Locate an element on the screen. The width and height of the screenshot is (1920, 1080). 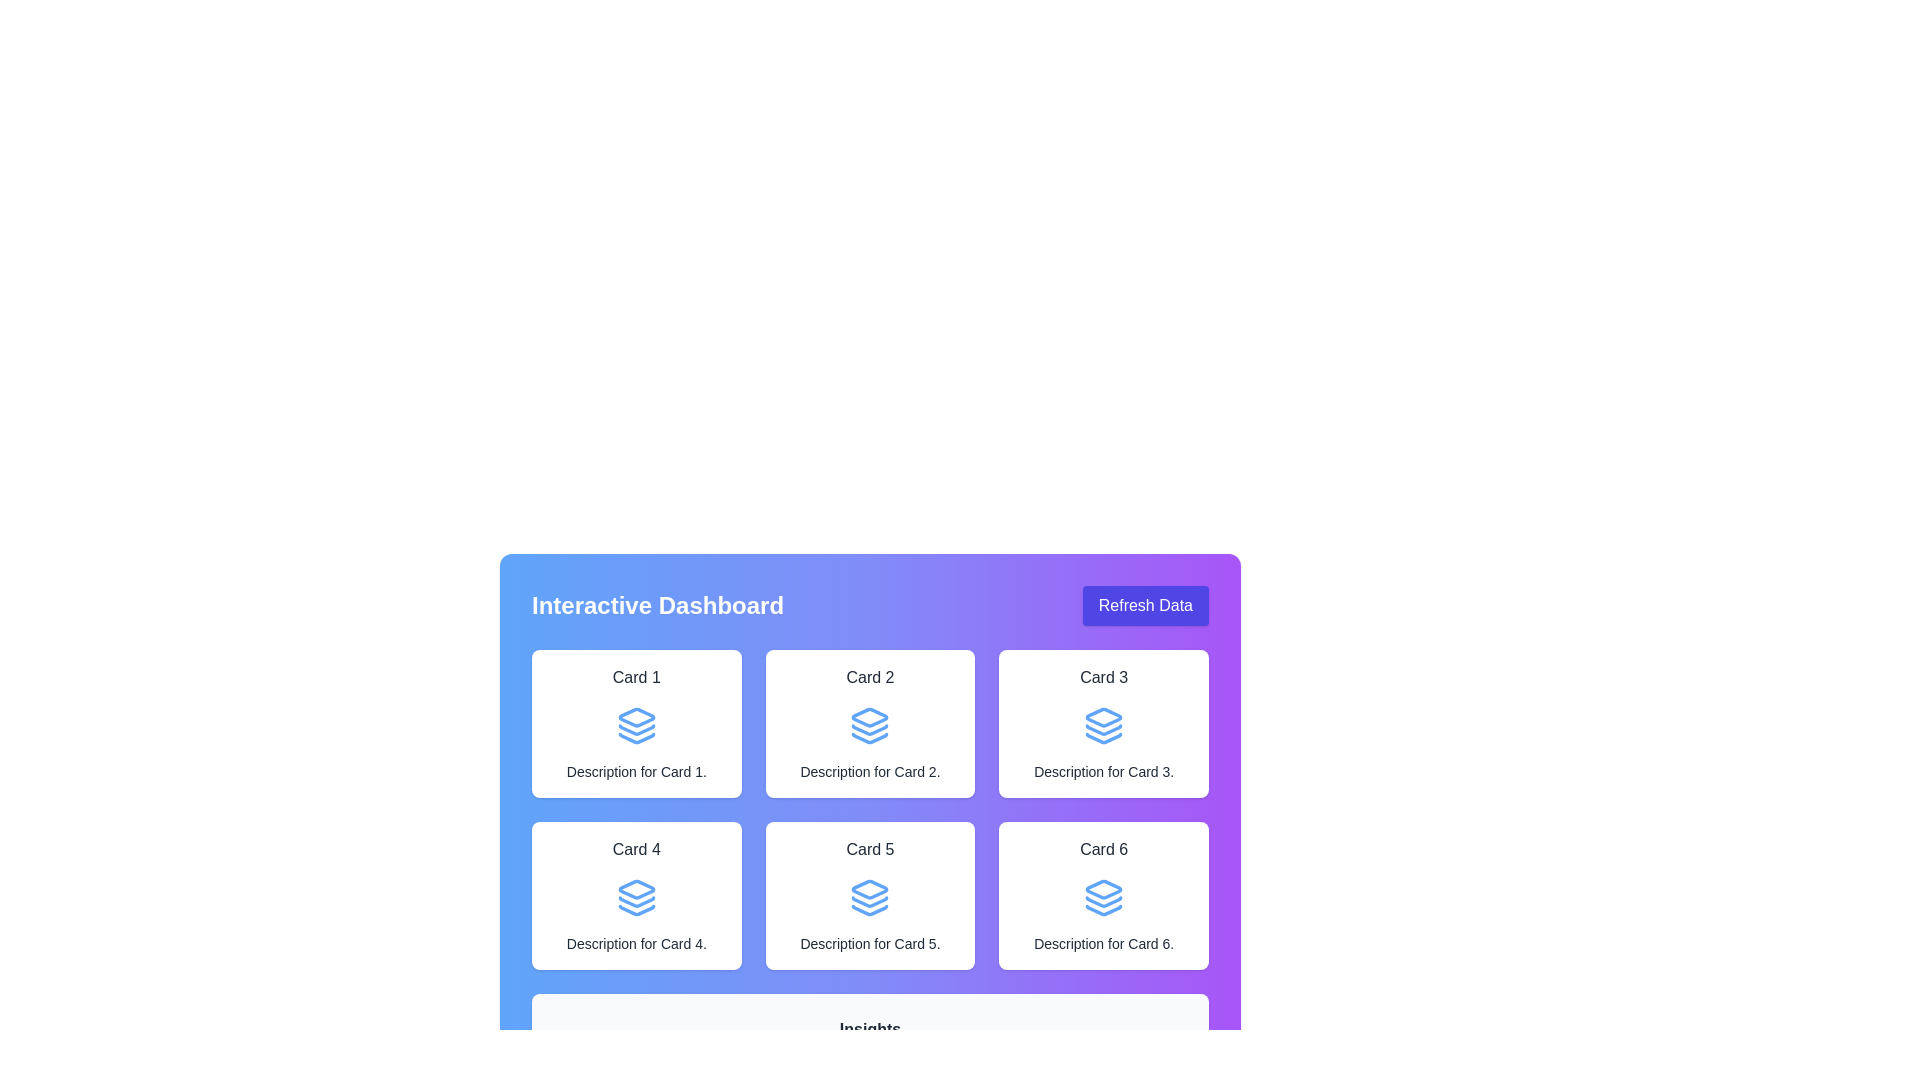
the 'Card 5' text label, which is a medium-sized bold black text located at the top of the second card in the second row of a grid layout is located at coordinates (870, 849).